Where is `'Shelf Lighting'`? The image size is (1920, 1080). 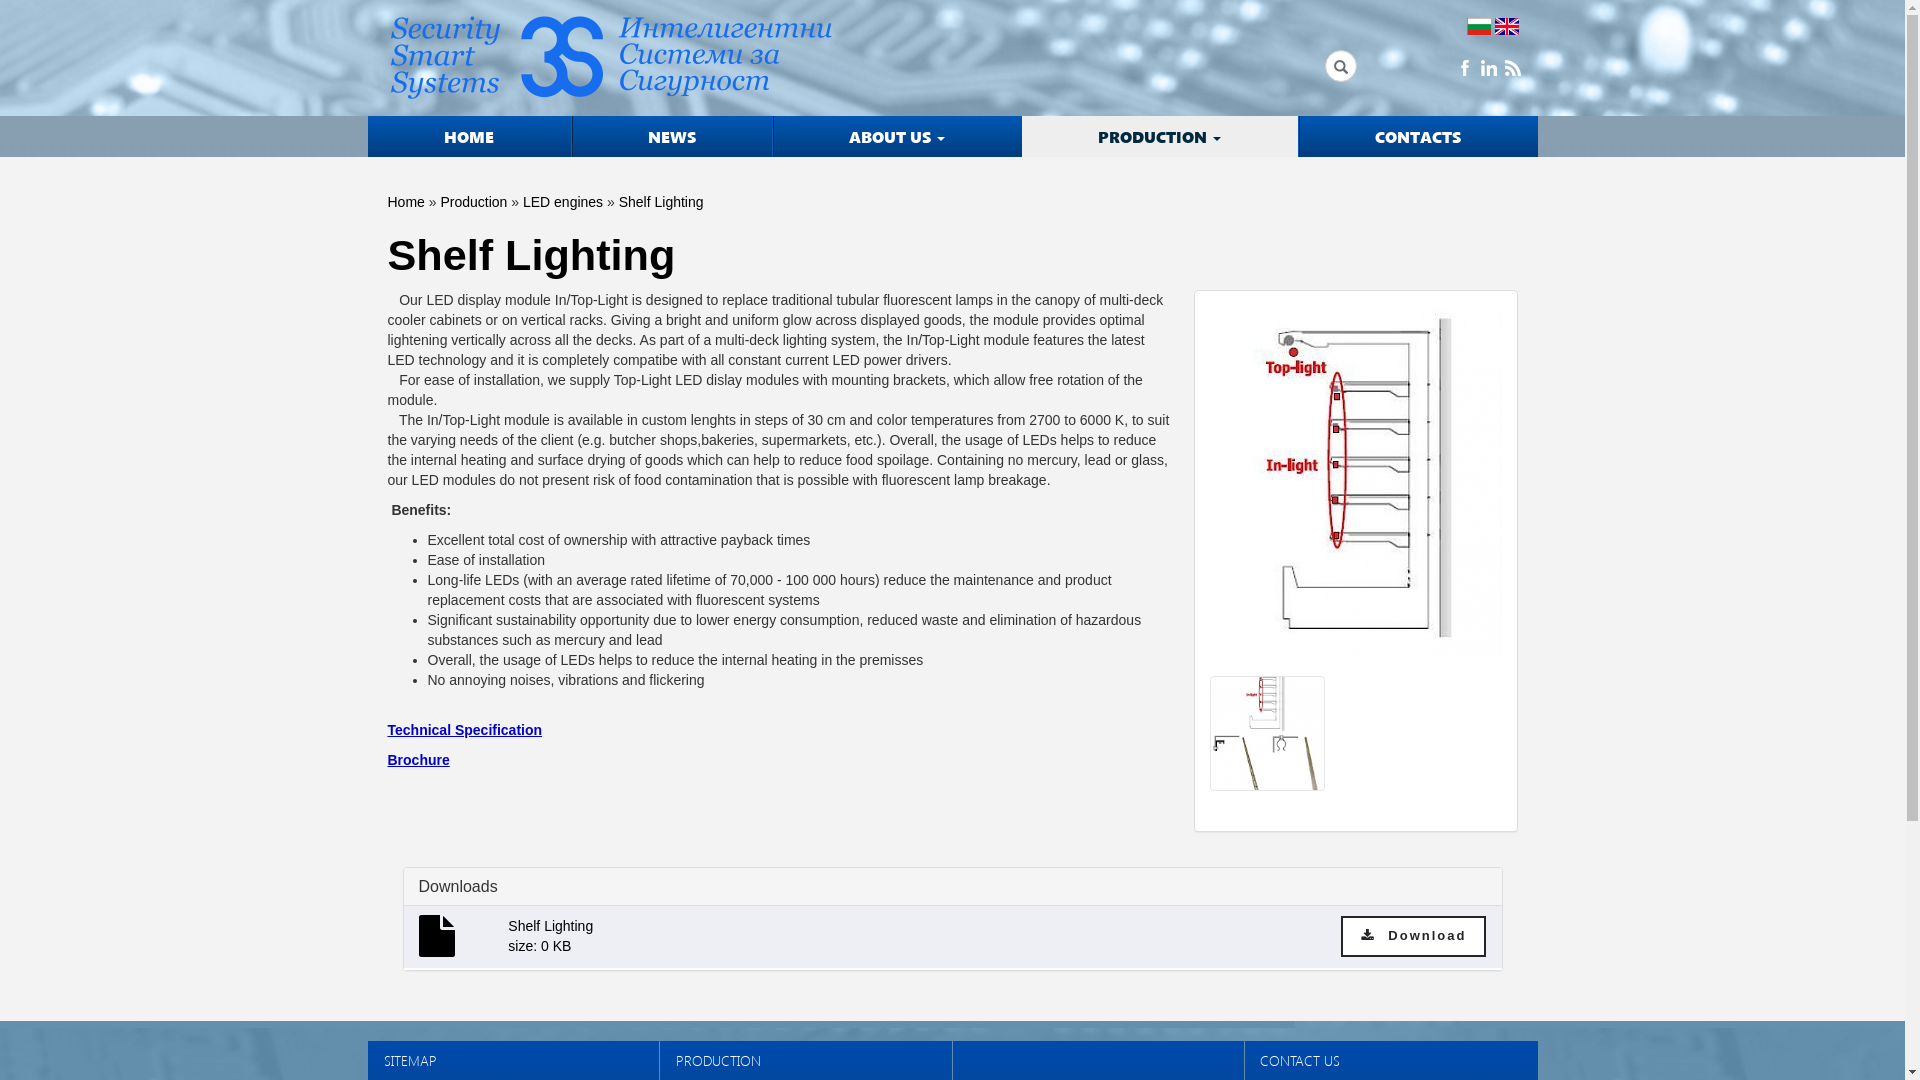
'Shelf Lighting' is located at coordinates (1356, 489).